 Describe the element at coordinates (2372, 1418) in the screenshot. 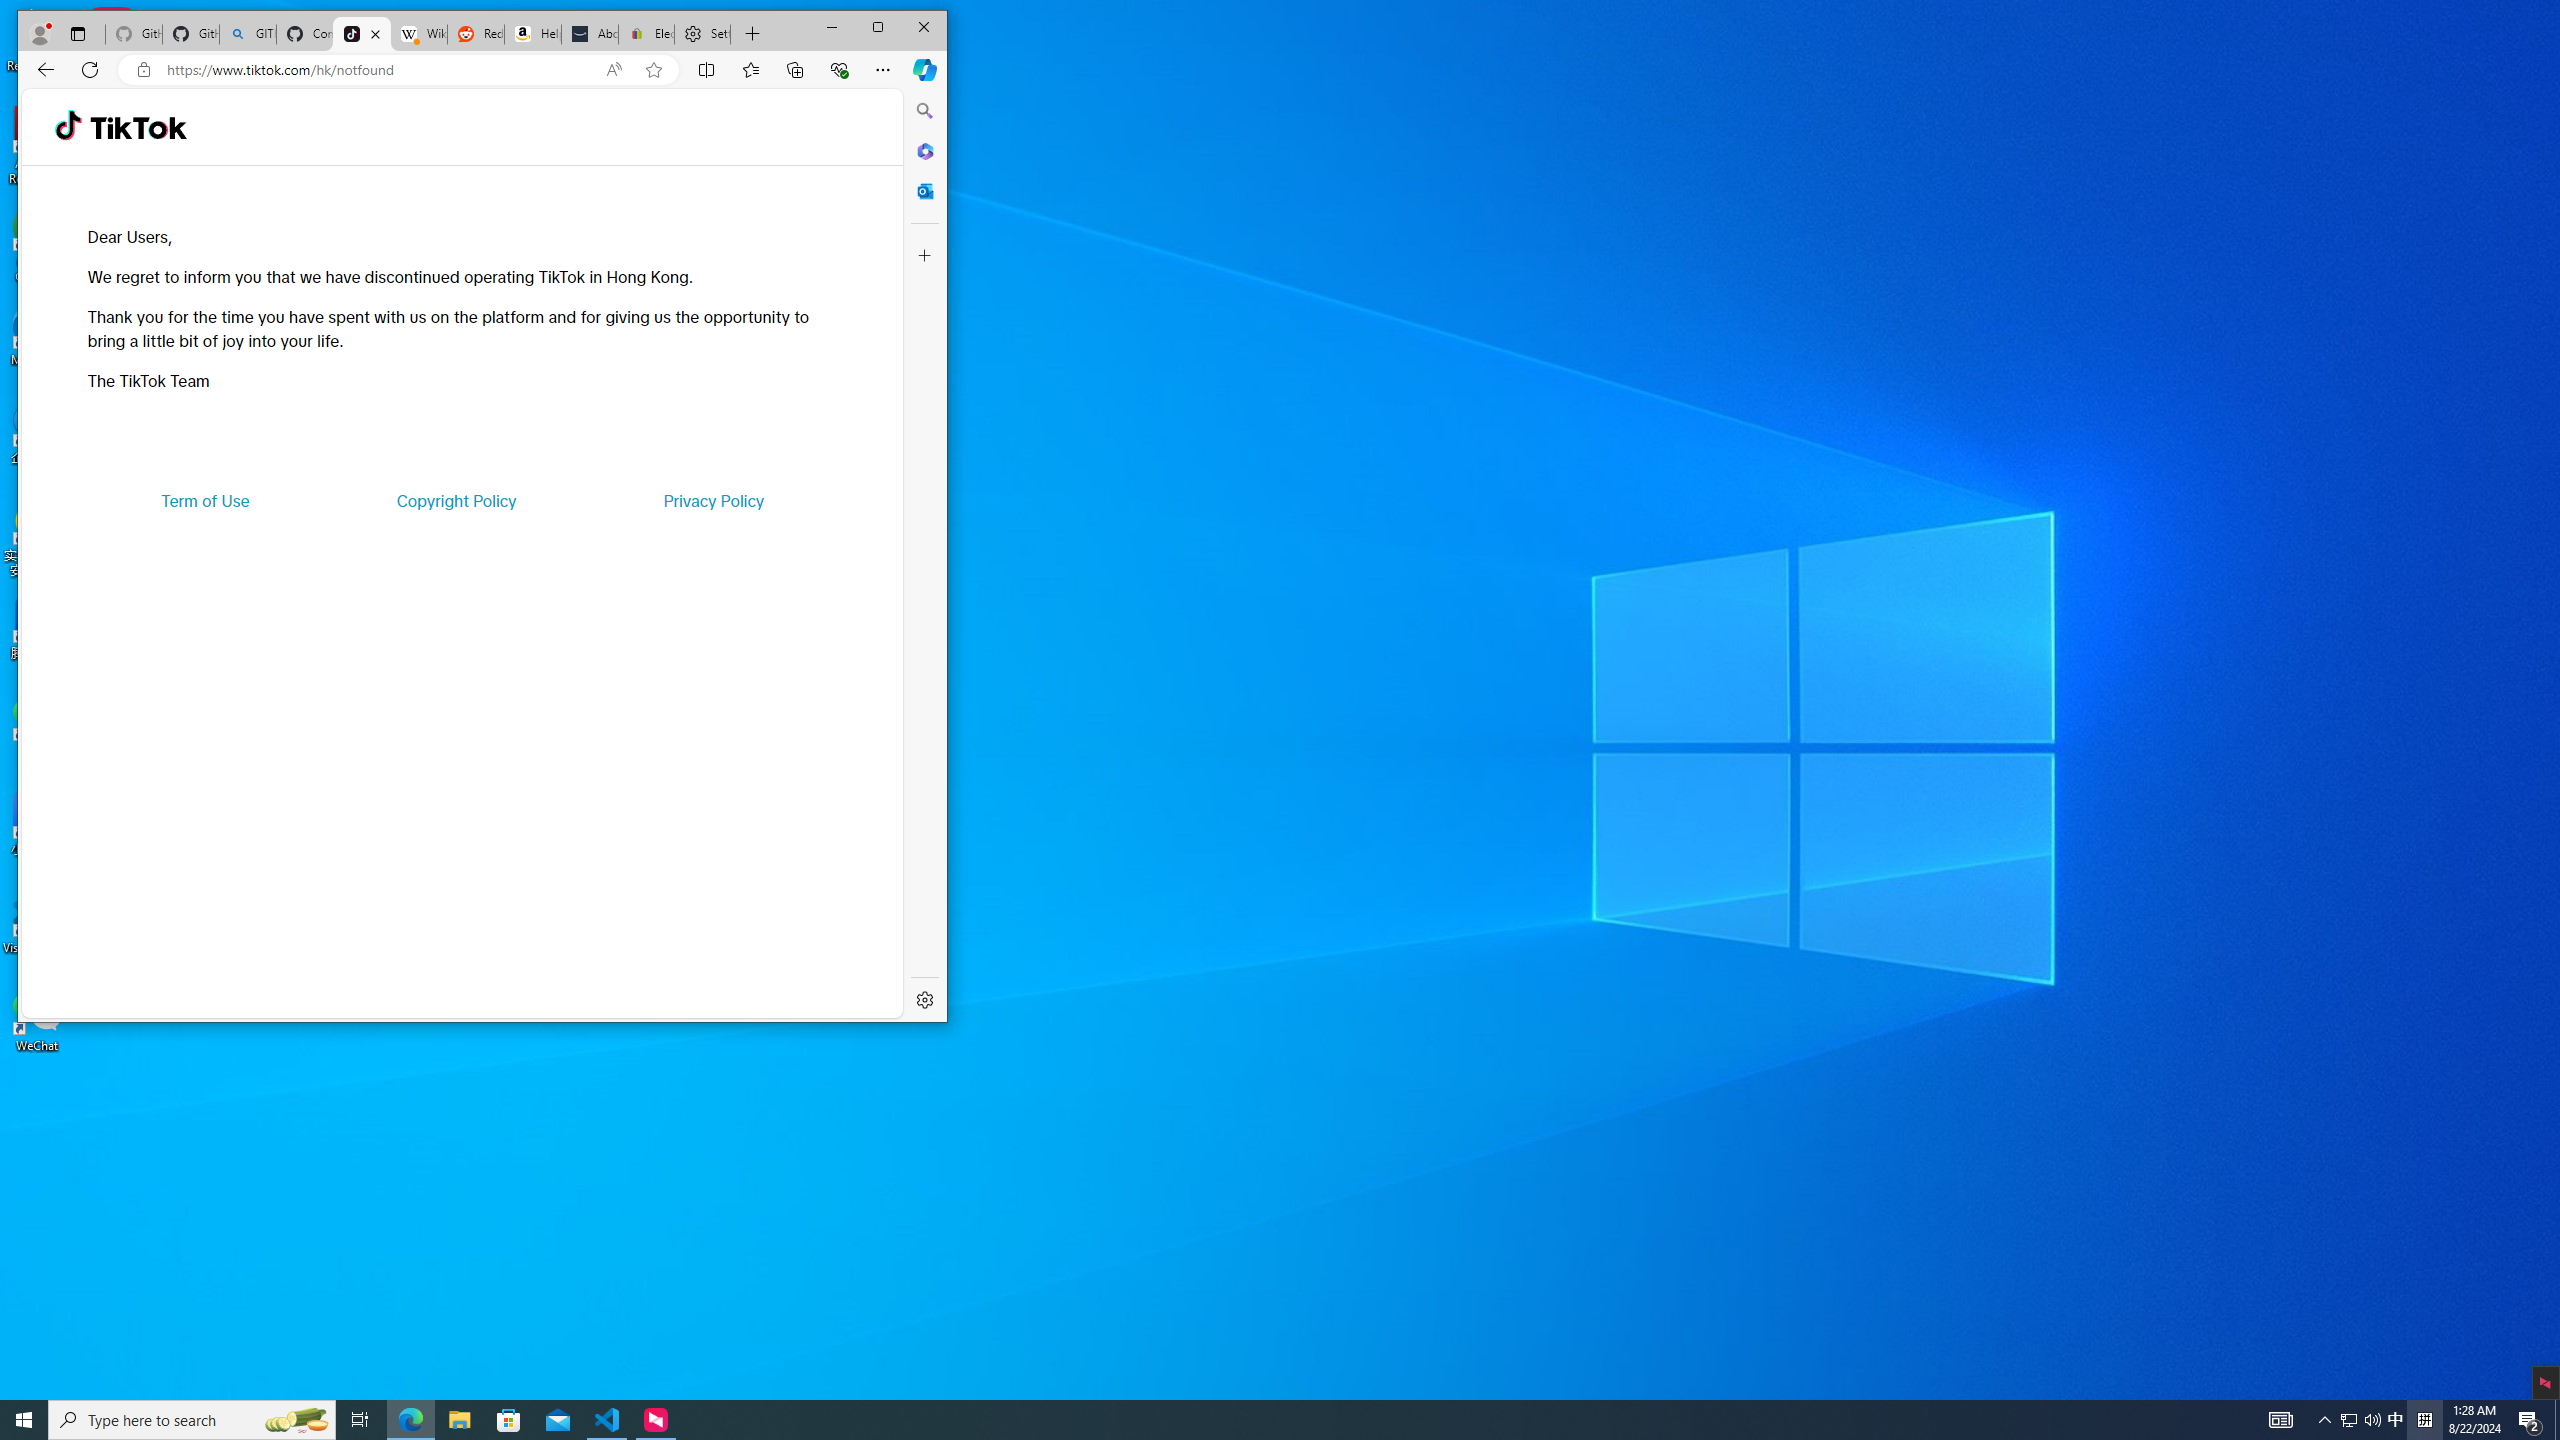

I see `'Q2790: 100%'` at that location.